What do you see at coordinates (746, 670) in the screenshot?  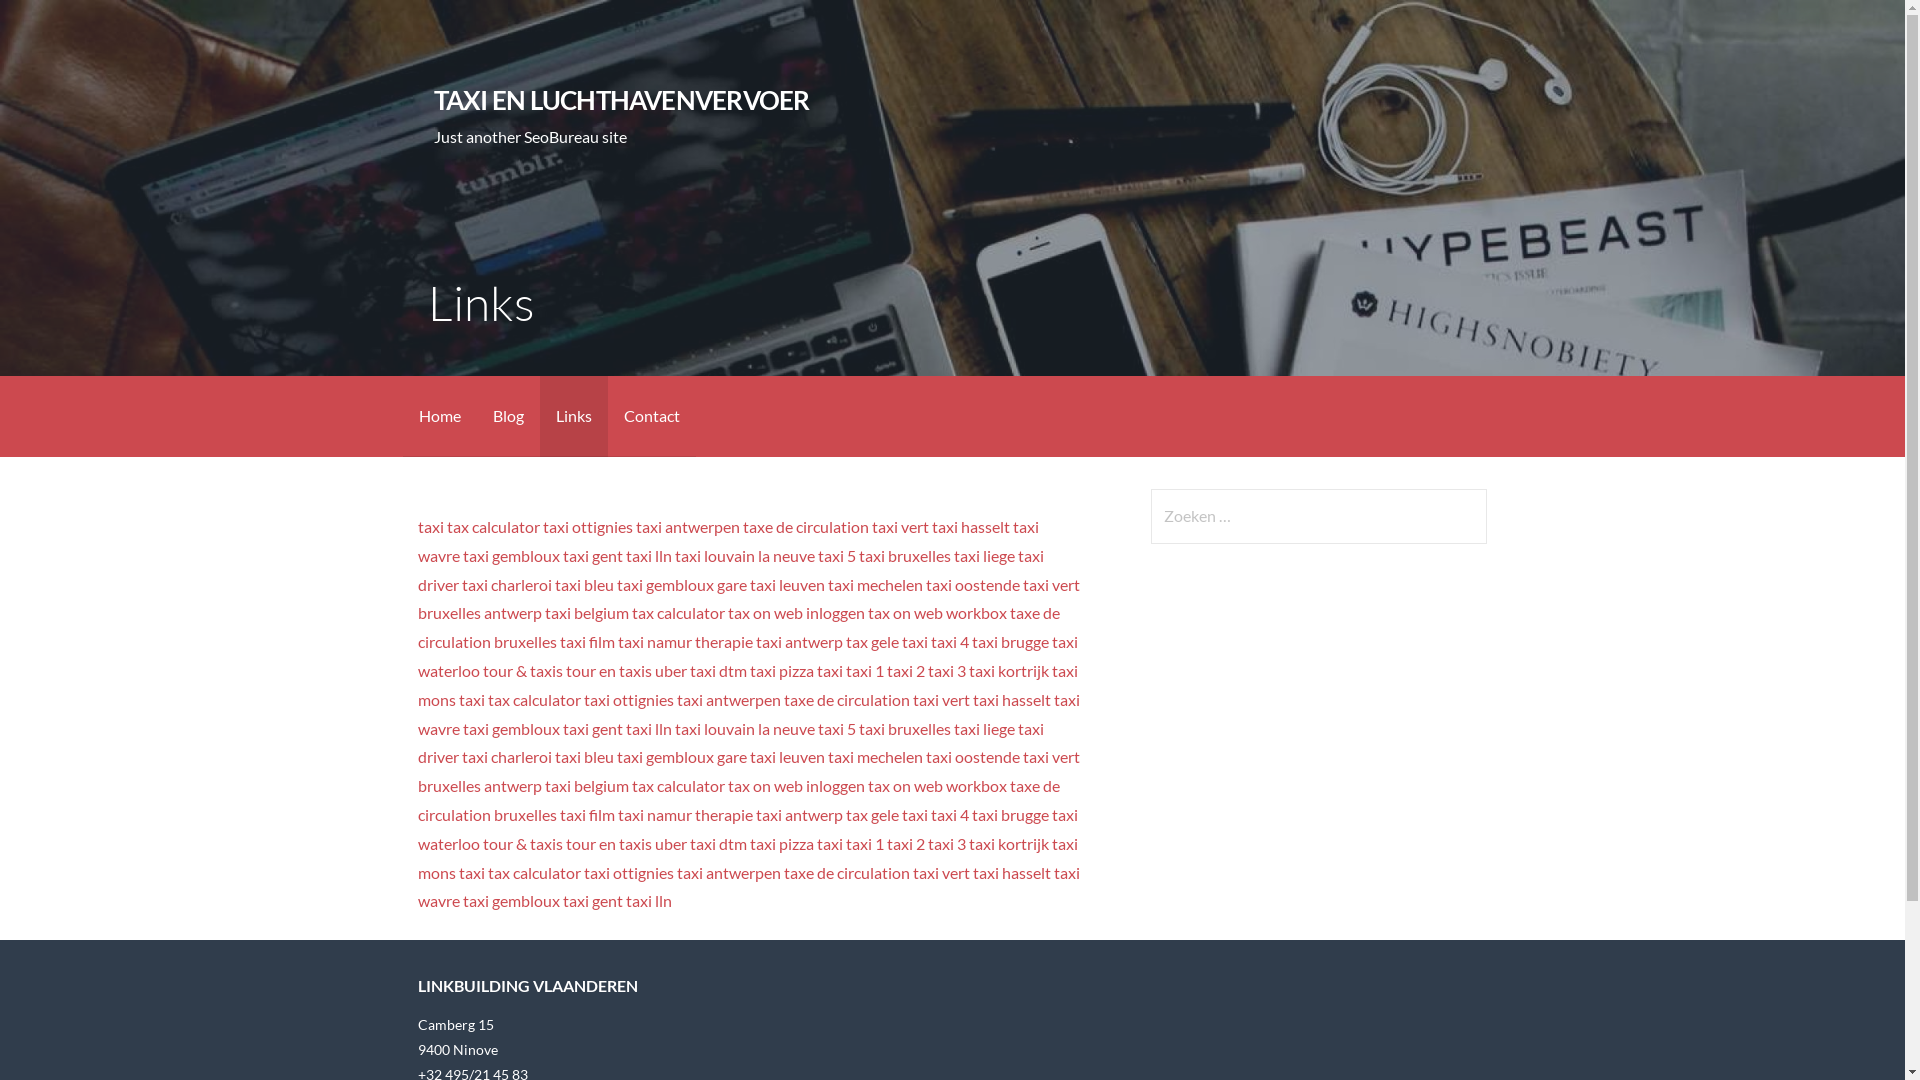 I see `'dtm taxi'` at bounding box center [746, 670].